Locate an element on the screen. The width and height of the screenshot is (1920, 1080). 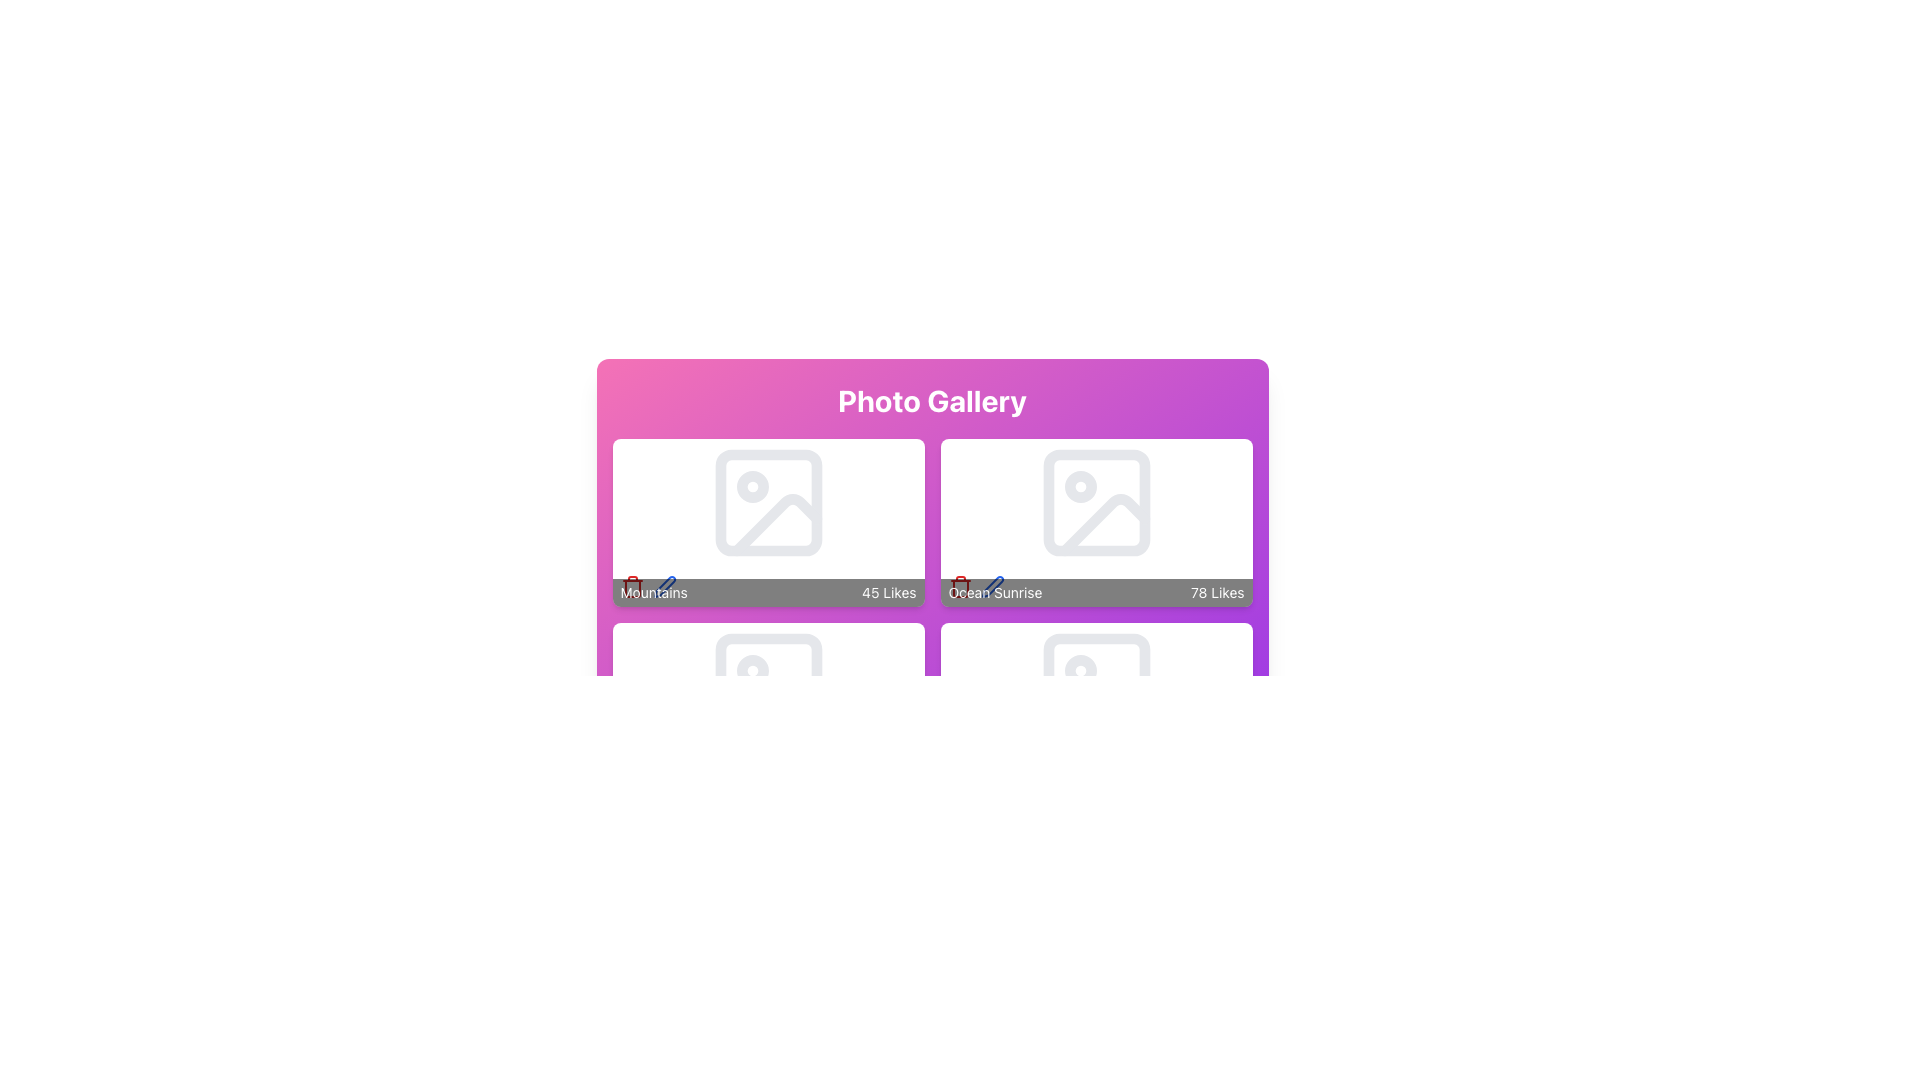
the small circular element located within the rectangular graphic placeholder in the top left quadrant of the layout is located at coordinates (751, 486).